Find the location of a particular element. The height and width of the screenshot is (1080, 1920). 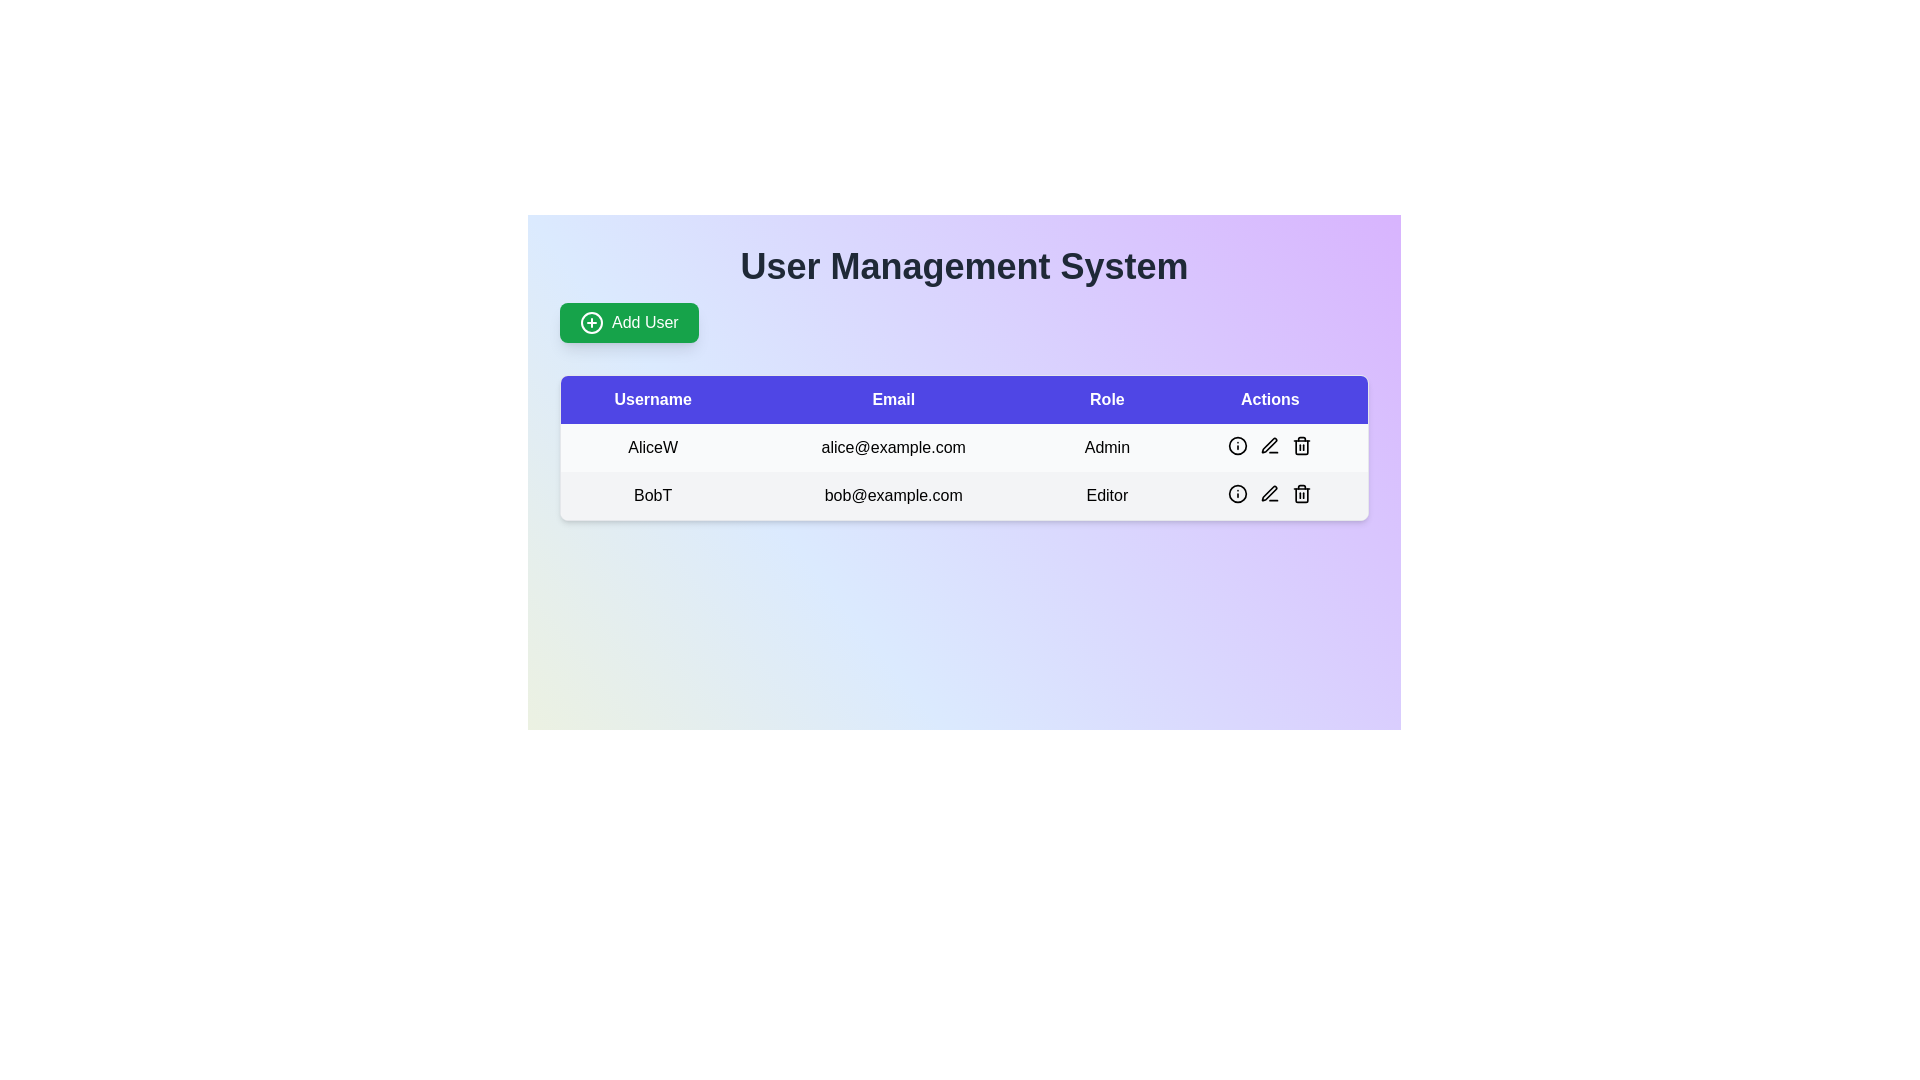

the 'Role' column header in the table, which is the third header, located between 'Email' and 'Actions' is located at coordinates (1106, 400).